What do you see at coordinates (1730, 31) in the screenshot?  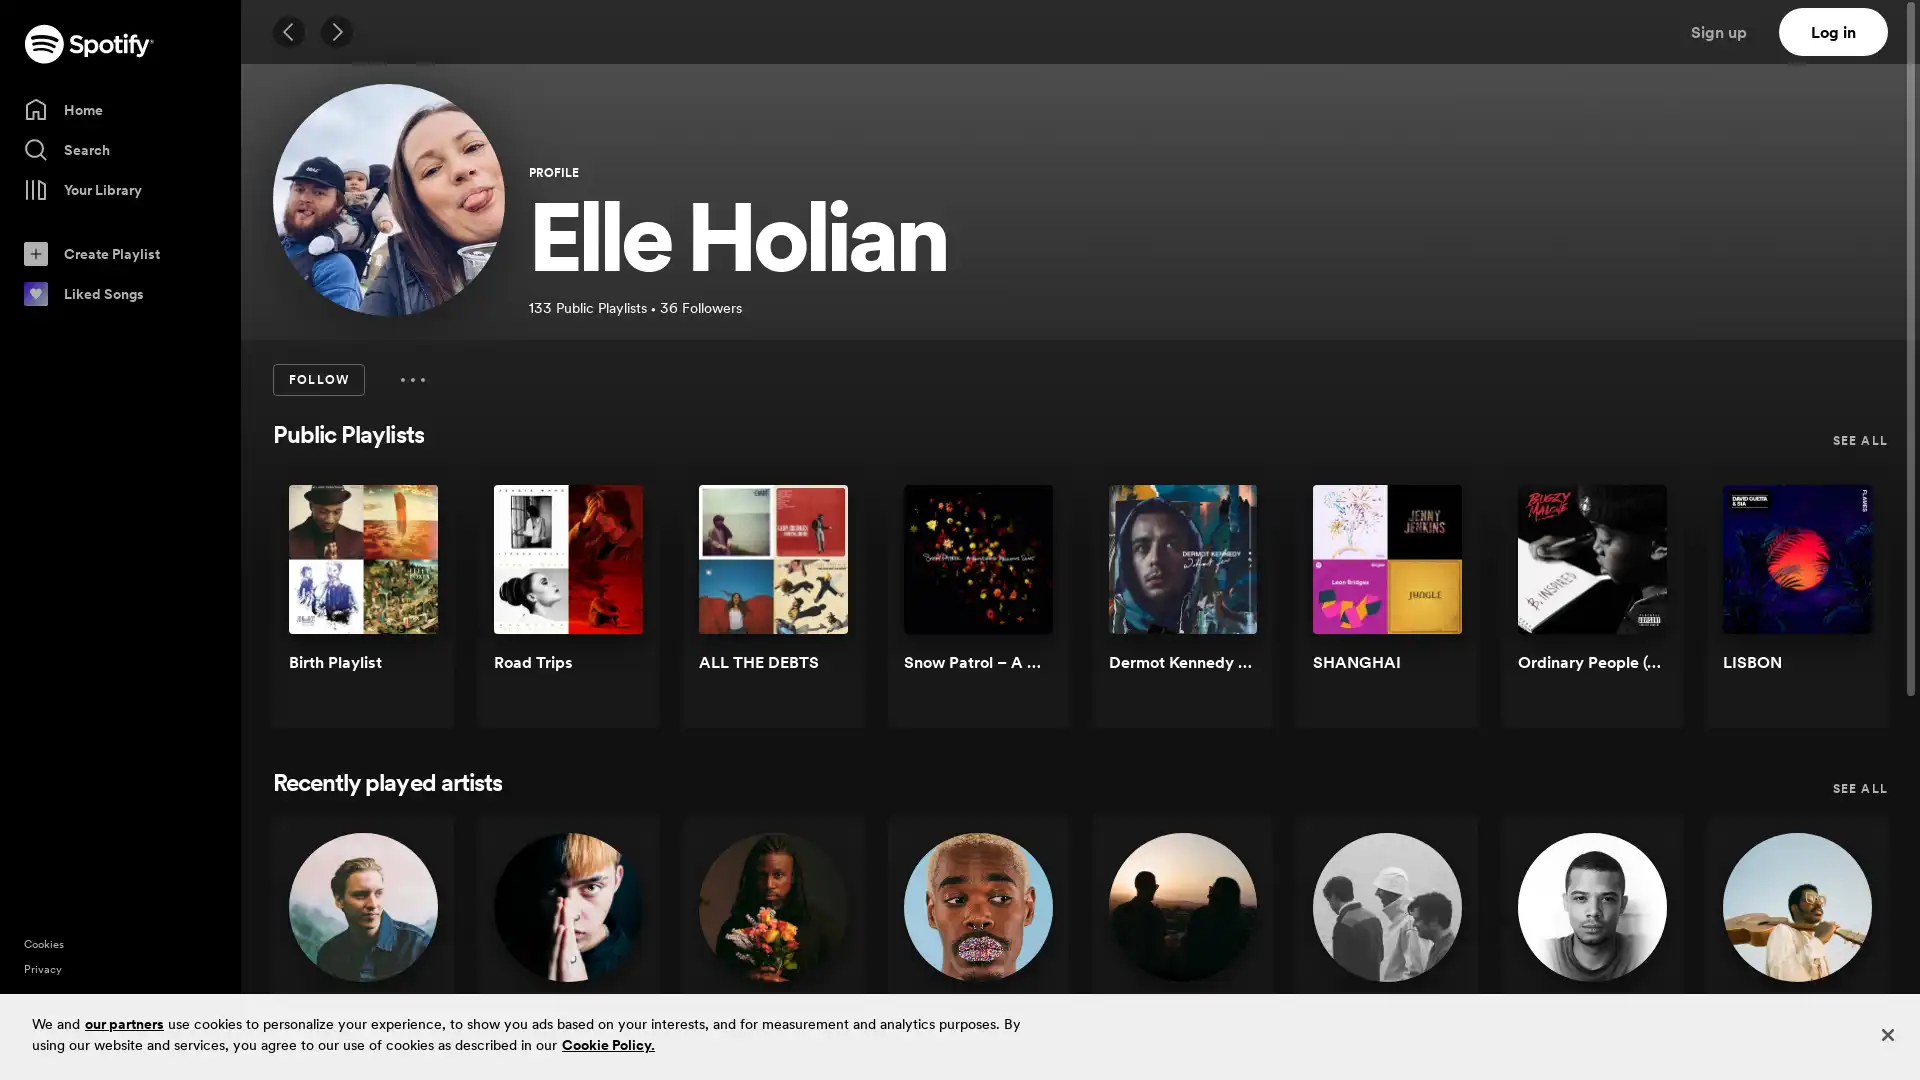 I see `Sign up` at bounding box center [1730, 31].